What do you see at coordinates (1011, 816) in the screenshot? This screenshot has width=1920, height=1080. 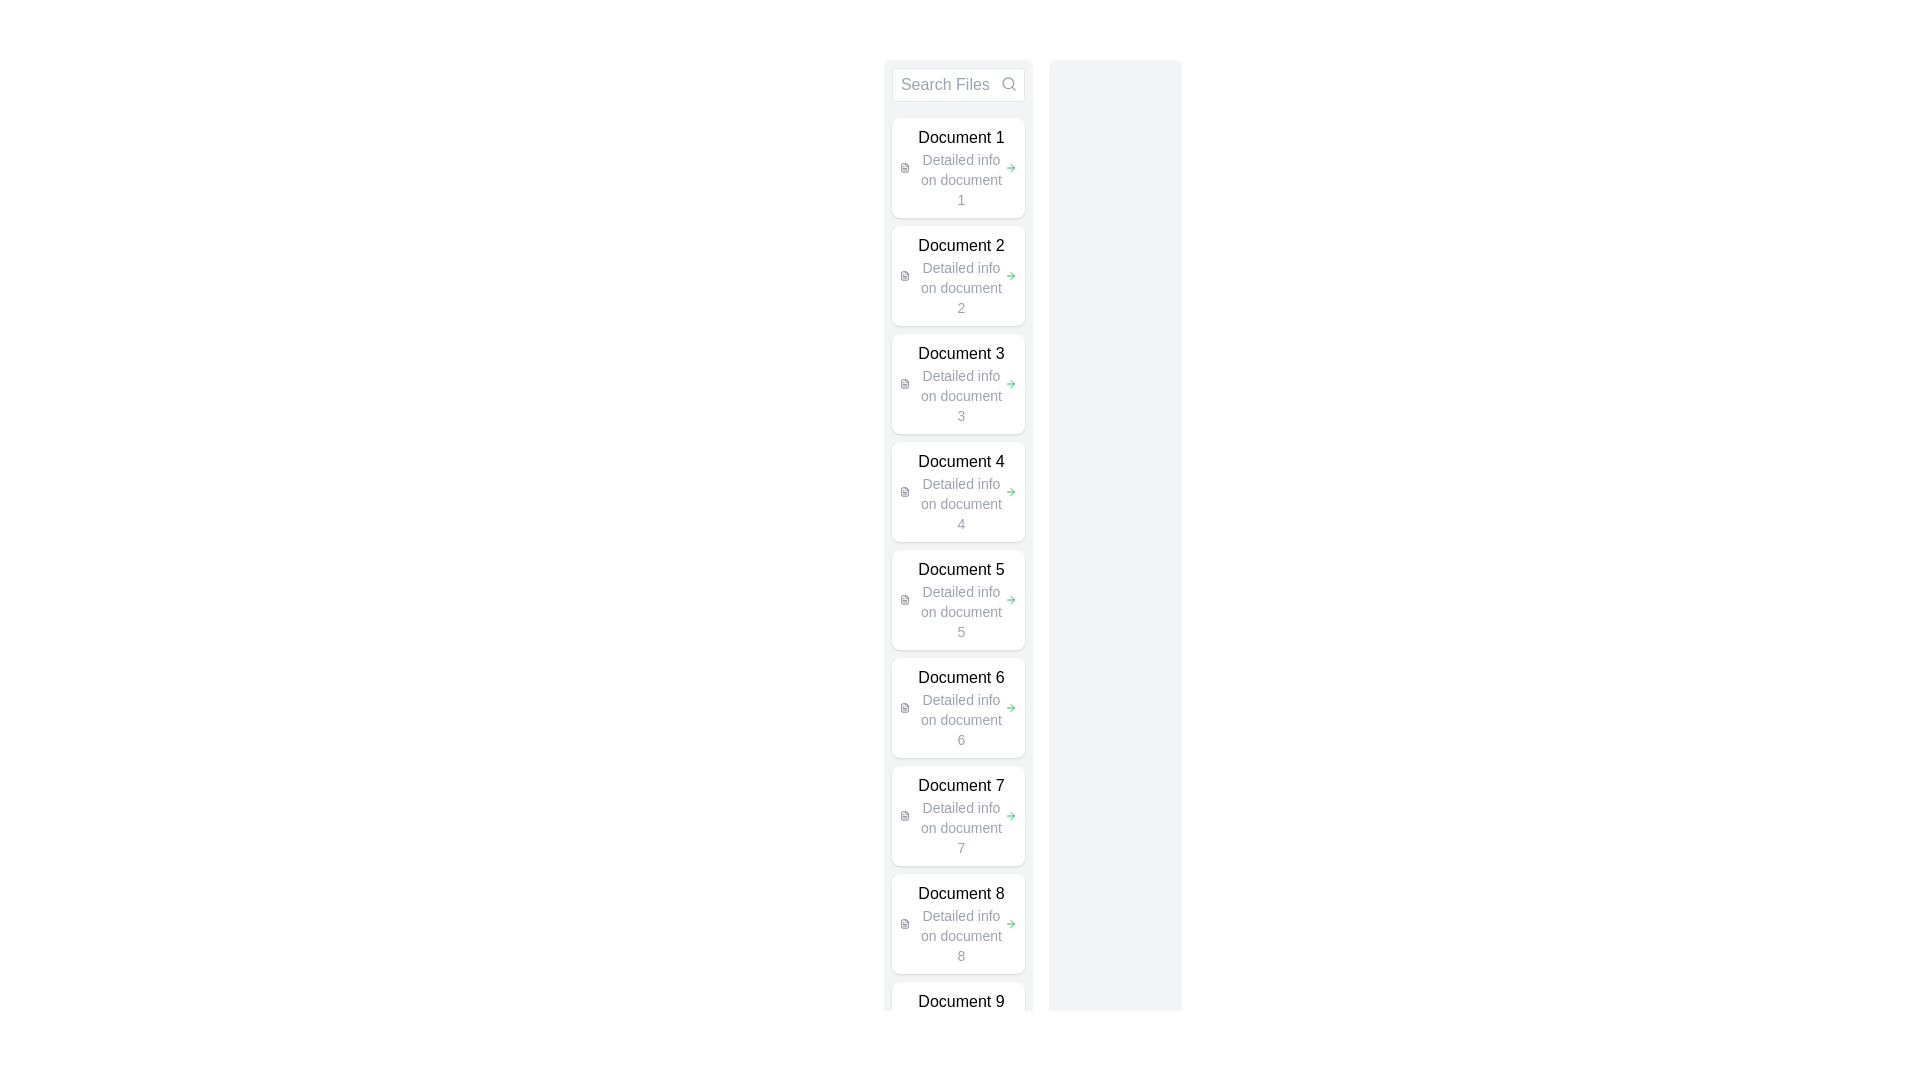 I see `the green arrow icon with a bold outline located at the far right of the informational card labeled 'Document 7'` at bounding box center [1011, 816].